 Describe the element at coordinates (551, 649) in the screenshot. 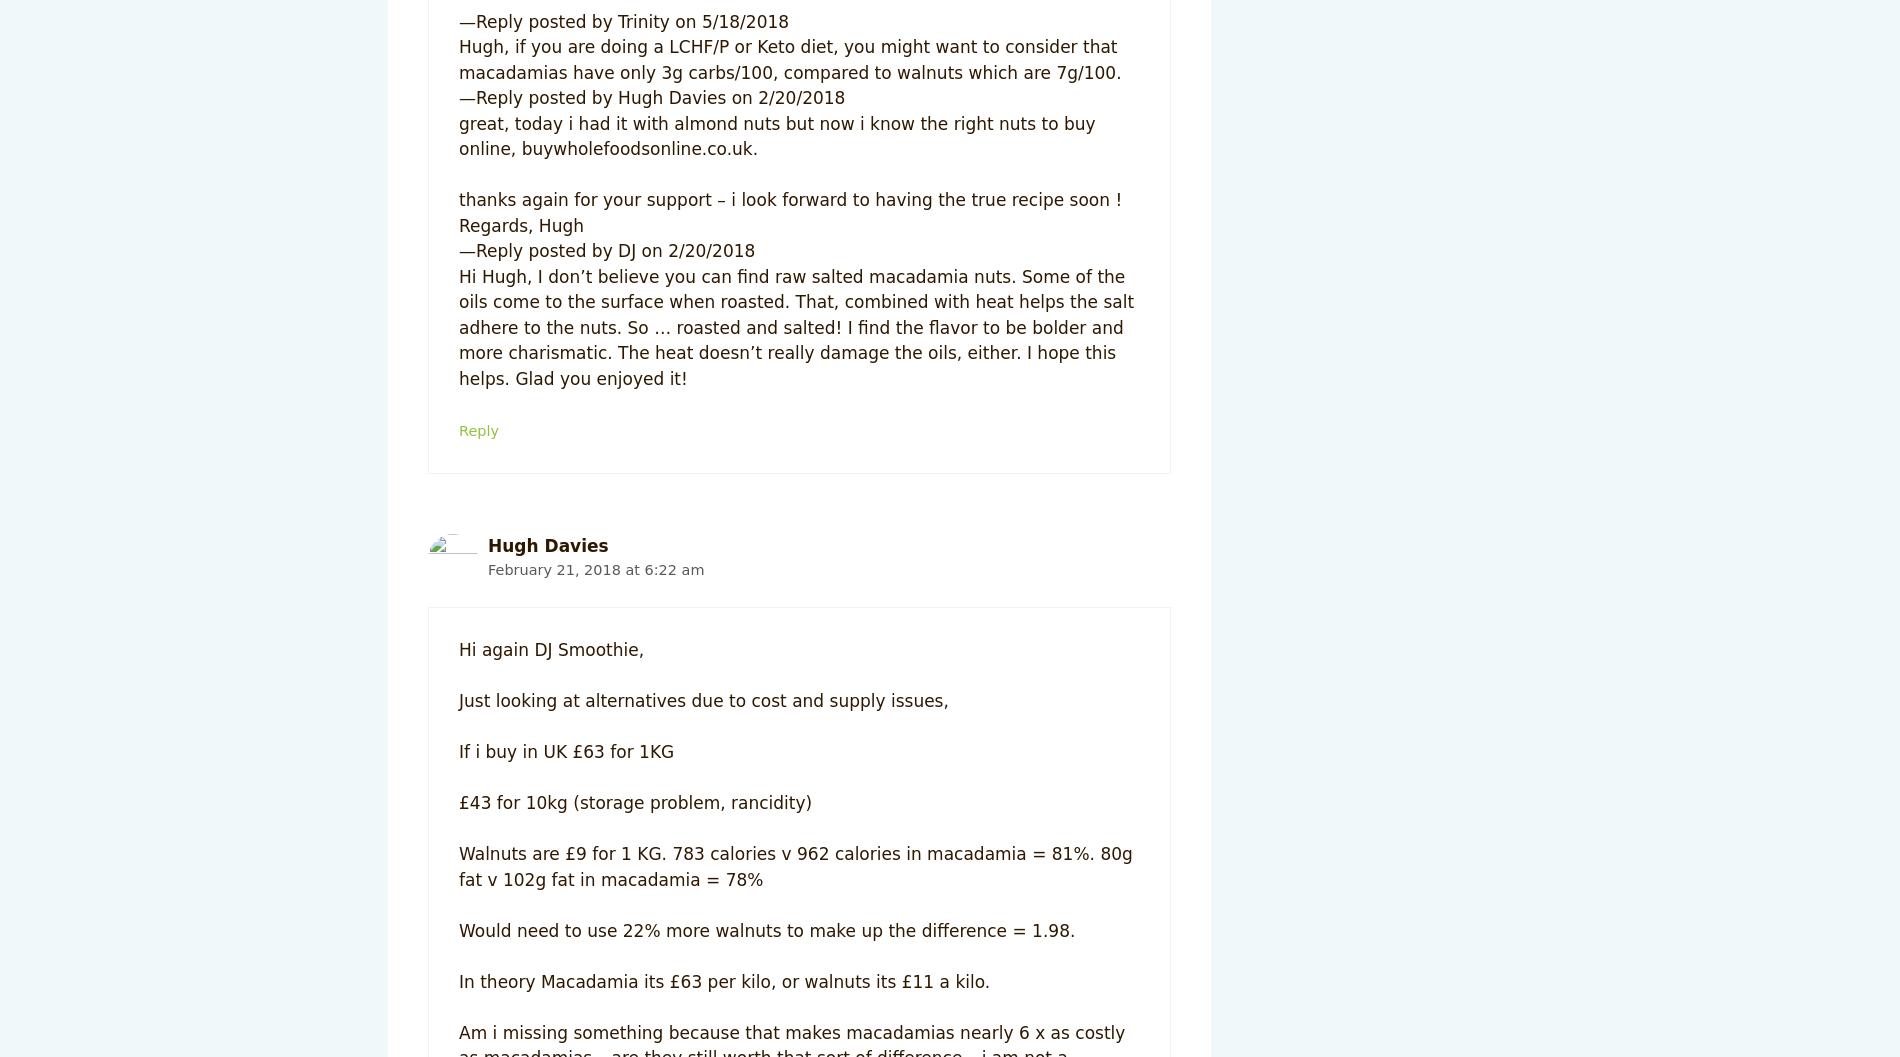

I see `'Hi again DJ Smoothie,'` at that location.